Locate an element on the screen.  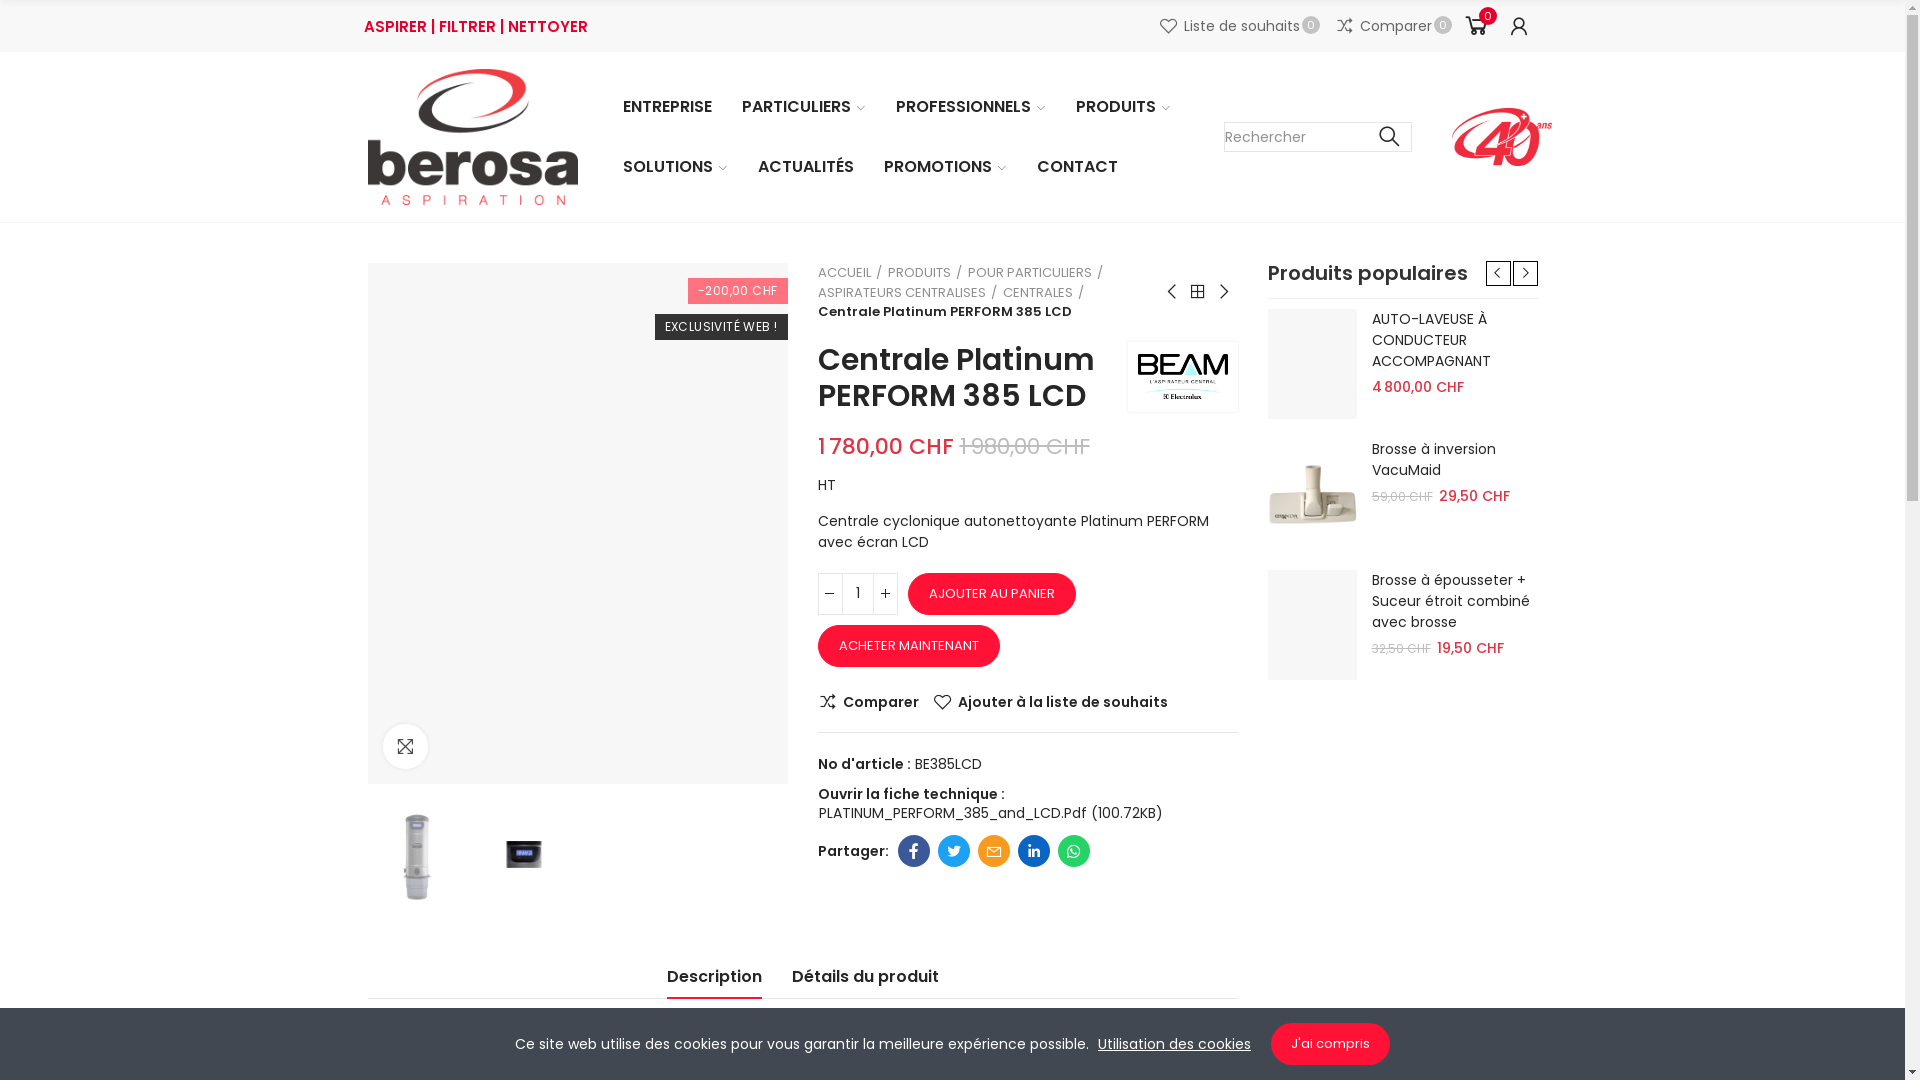
'Comparer is located at coordinates (1334, 26).